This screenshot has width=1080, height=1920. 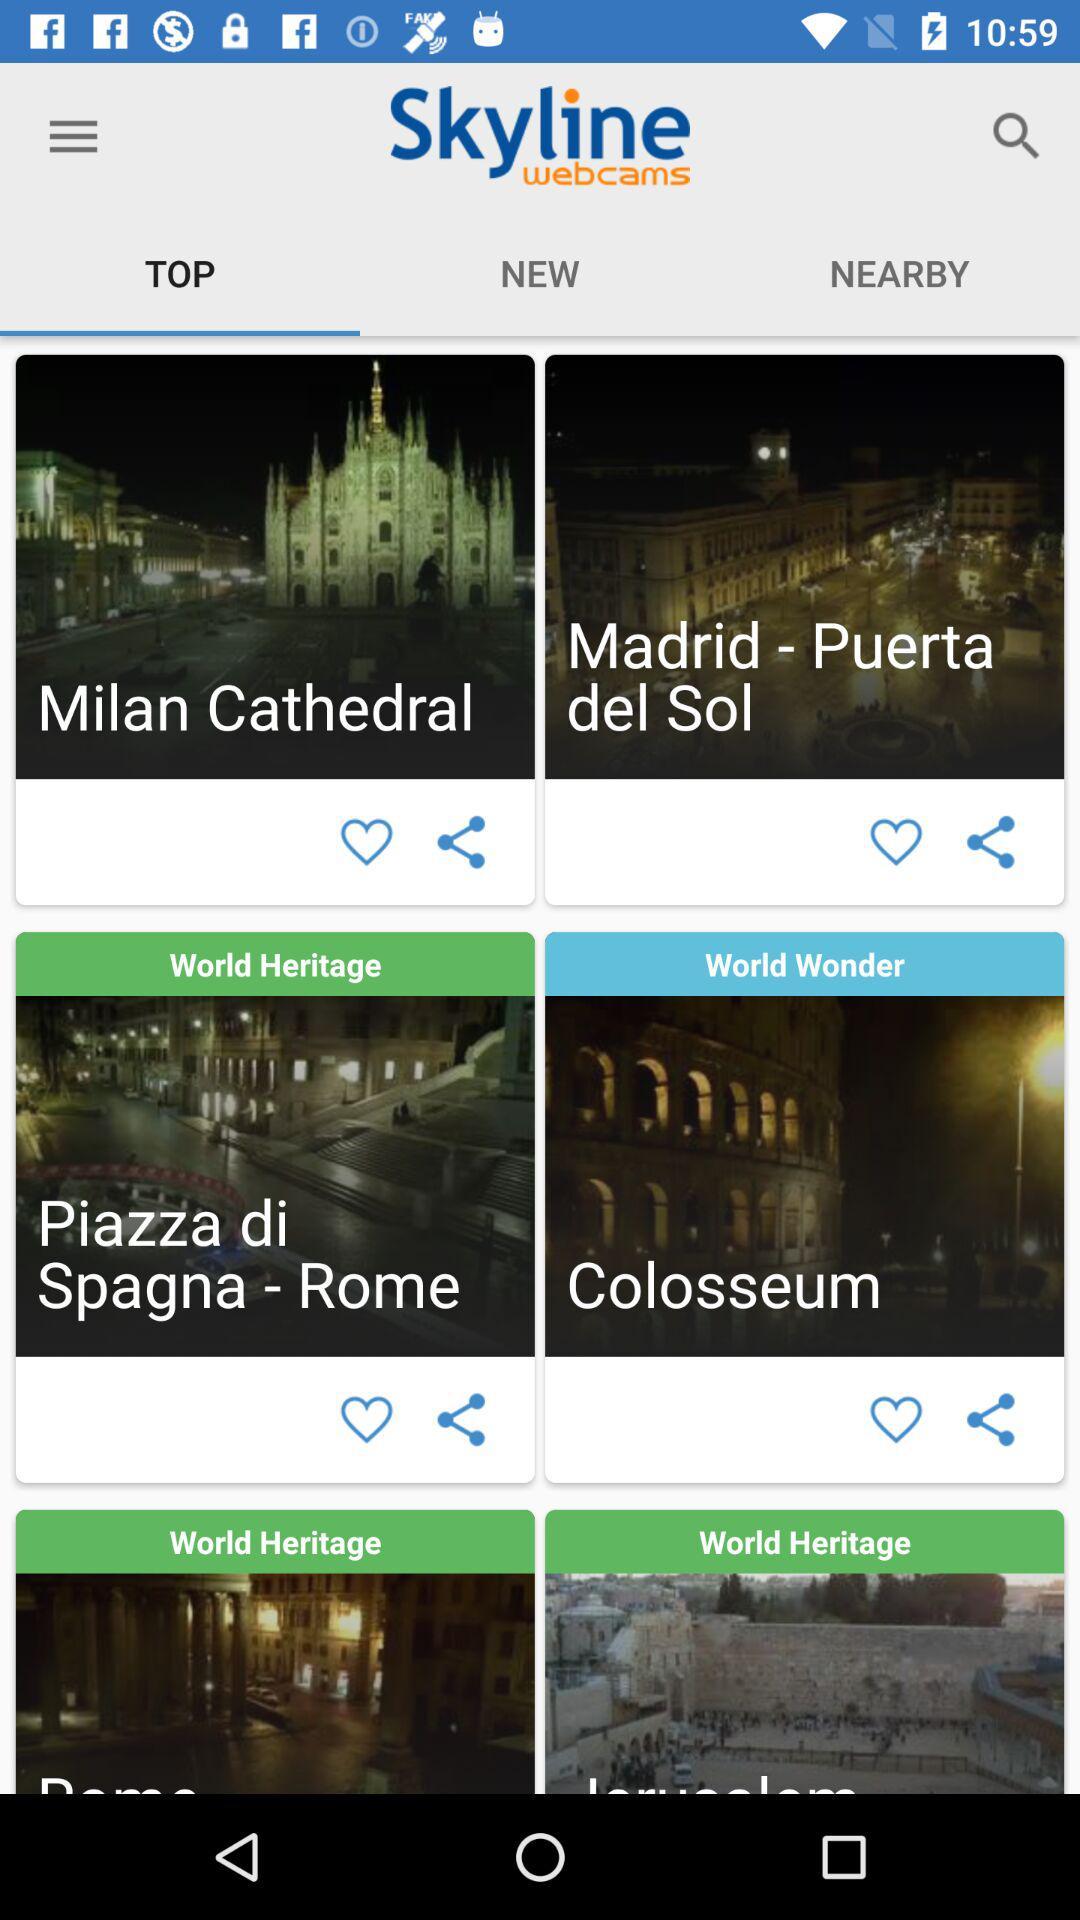 What do you see at coordinates (366, 1418) in the screenshot?
I see `it` at bounding box center [366, 1418].